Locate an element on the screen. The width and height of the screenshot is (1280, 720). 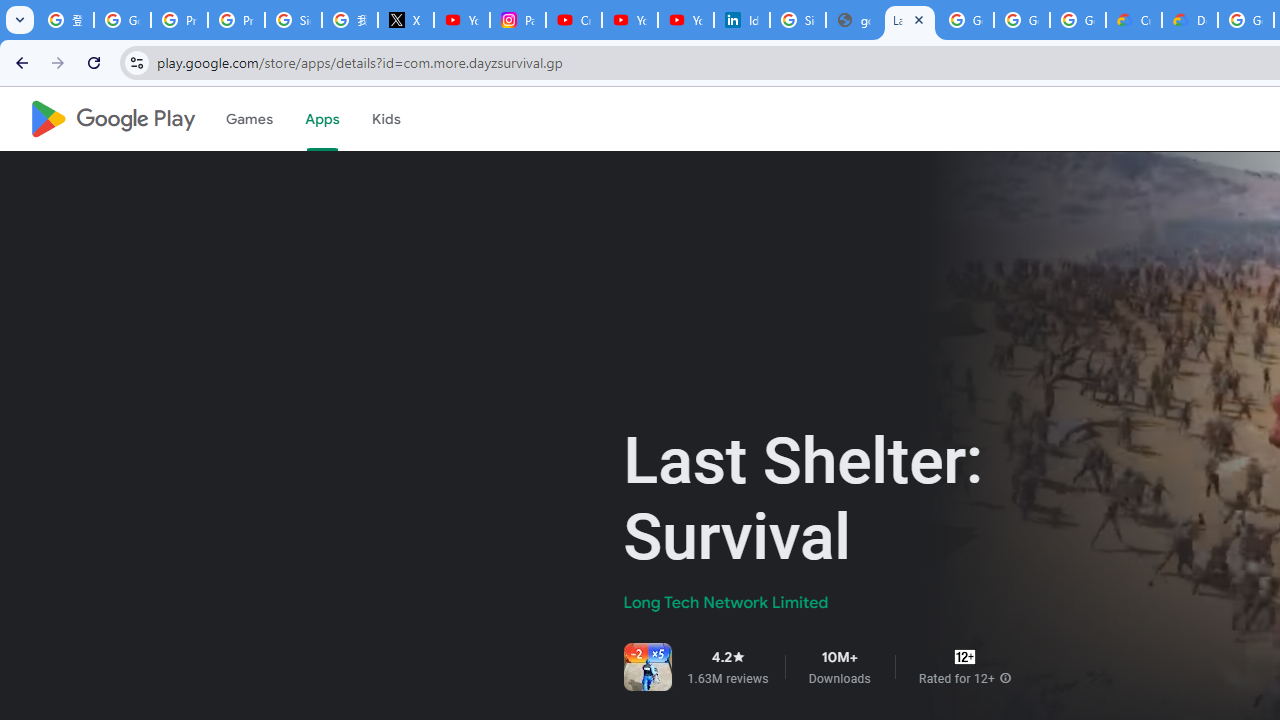
'Games' is located at coordinates (247, 119).